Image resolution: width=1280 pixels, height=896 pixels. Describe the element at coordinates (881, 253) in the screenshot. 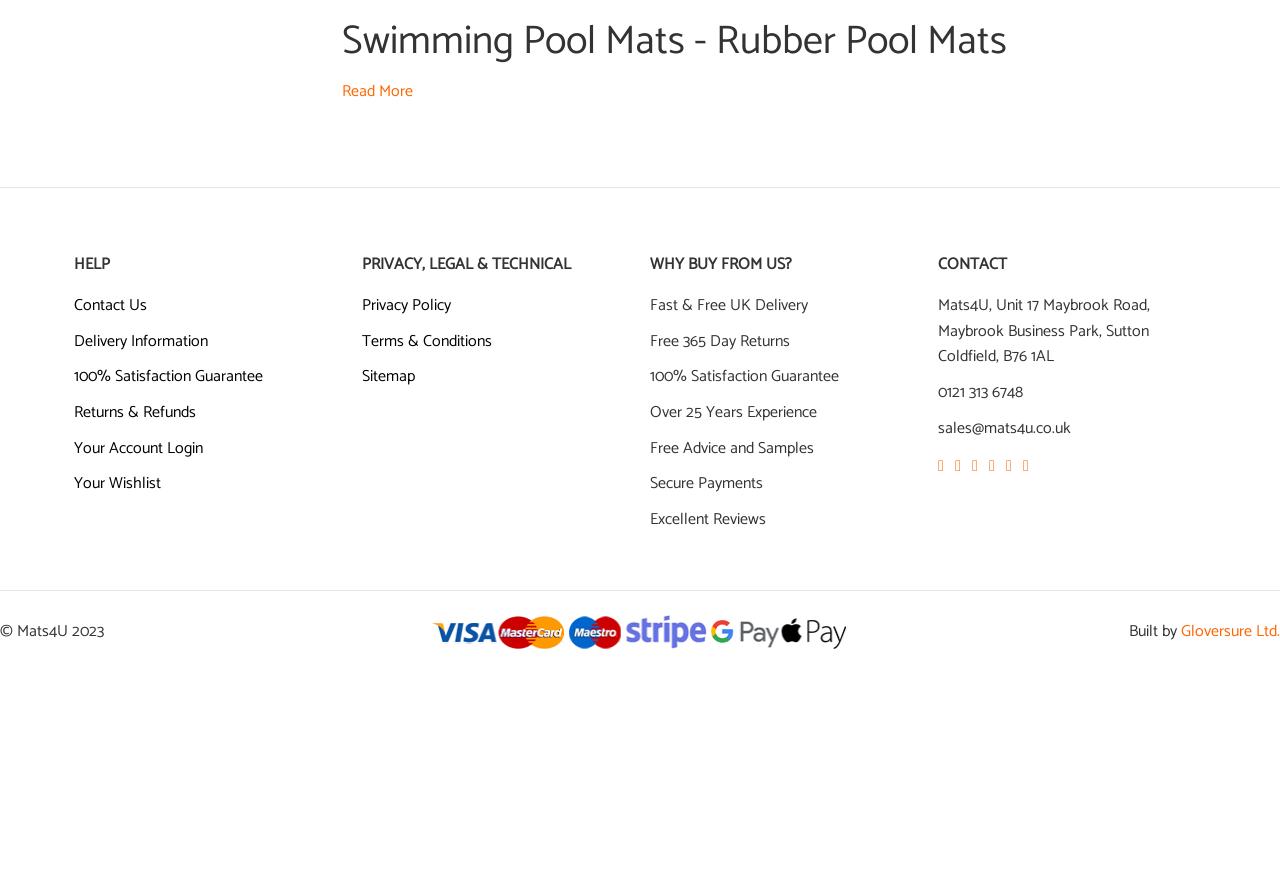

I see `'Heronrib'` at that location.